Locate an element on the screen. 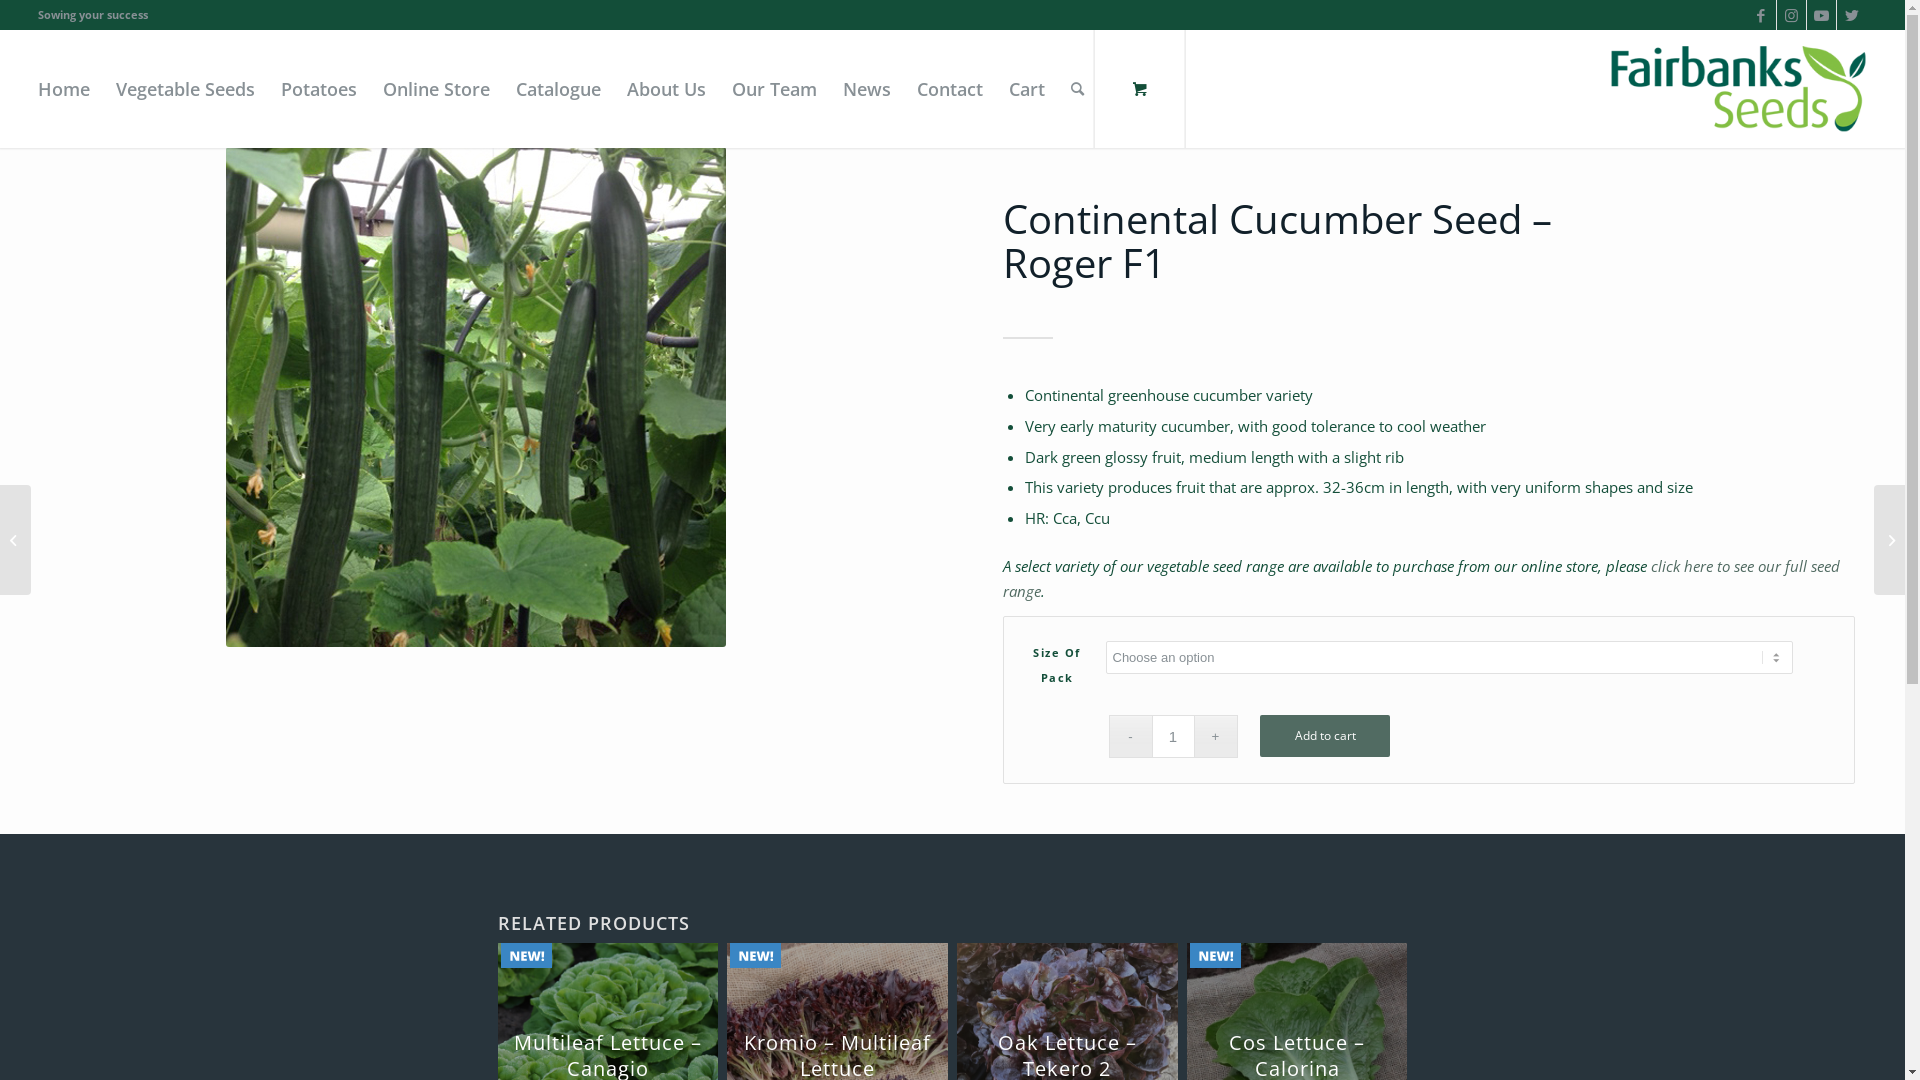 The height and width of the screenshot is (1080, 1920). 'Potatoes' is located at coordinates (317, 87).